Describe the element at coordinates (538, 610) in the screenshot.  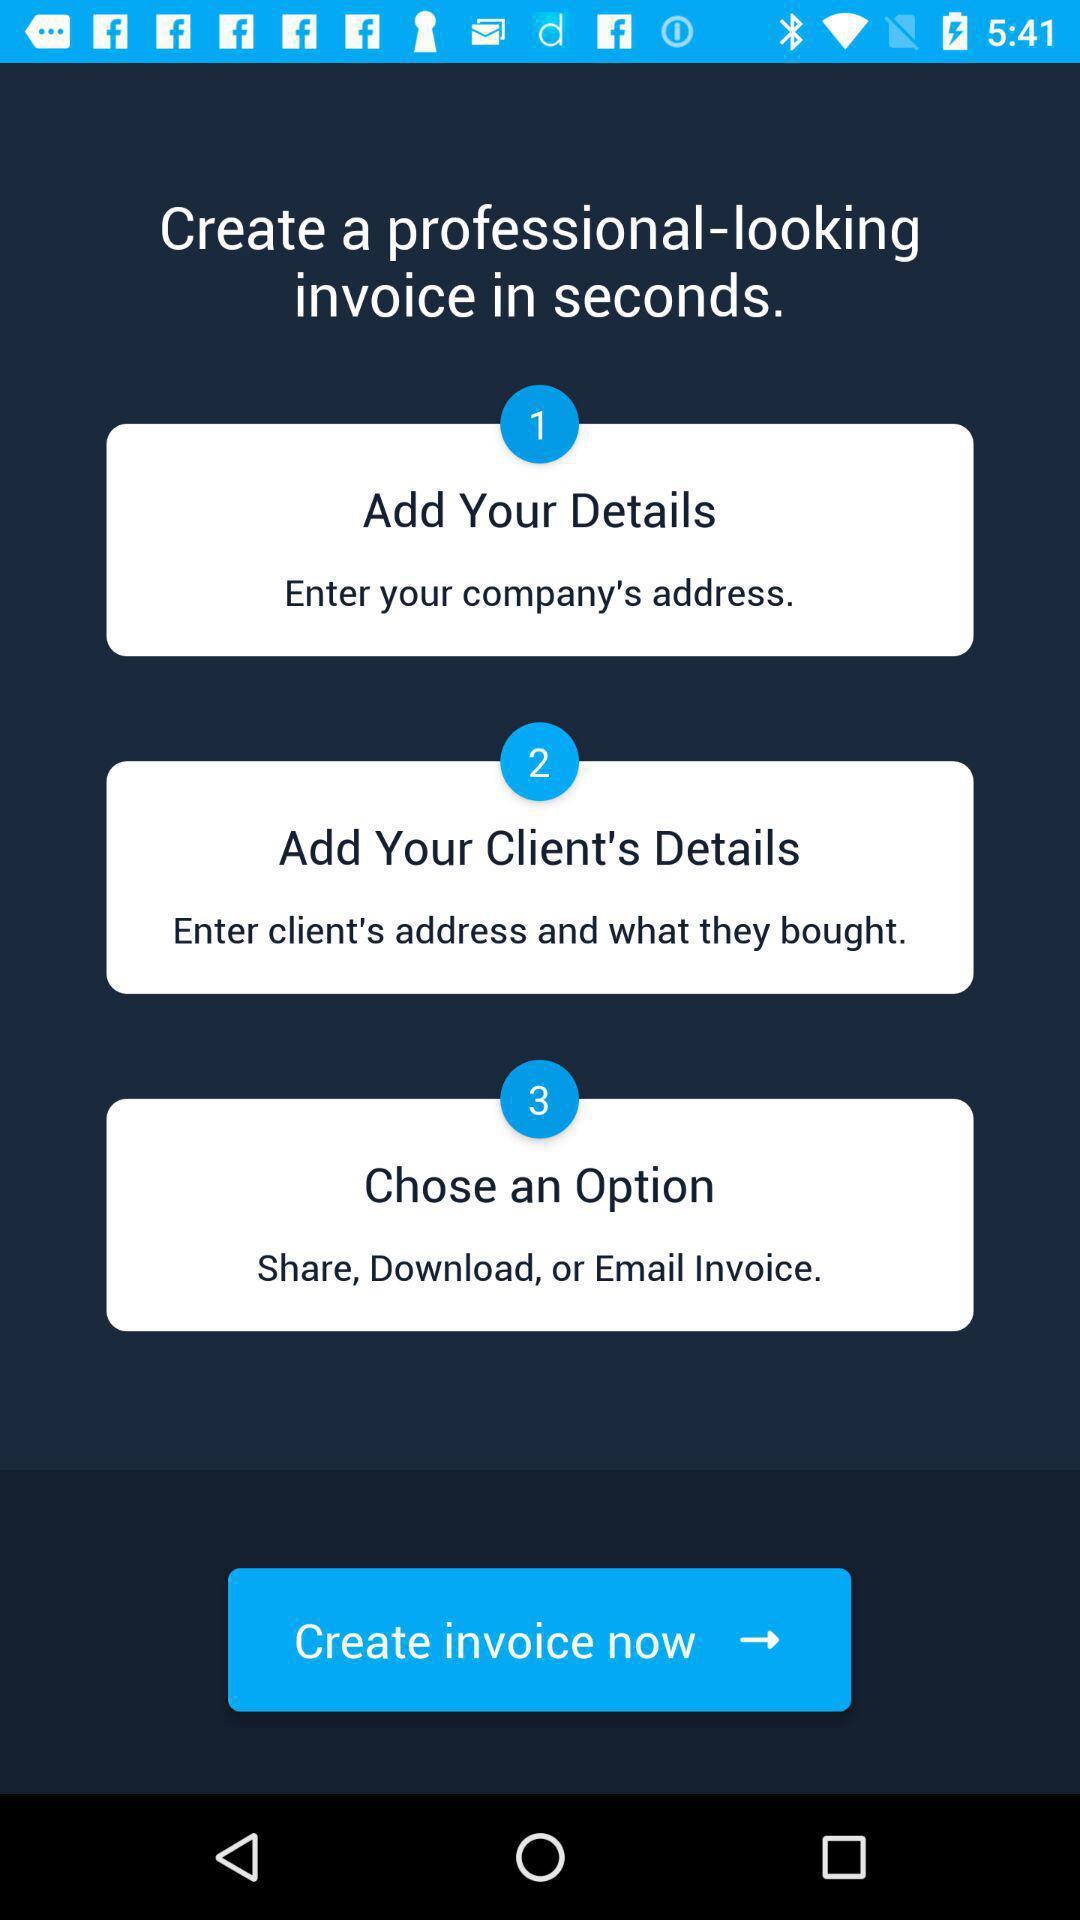
I see `icon above 2 icon` at that location.